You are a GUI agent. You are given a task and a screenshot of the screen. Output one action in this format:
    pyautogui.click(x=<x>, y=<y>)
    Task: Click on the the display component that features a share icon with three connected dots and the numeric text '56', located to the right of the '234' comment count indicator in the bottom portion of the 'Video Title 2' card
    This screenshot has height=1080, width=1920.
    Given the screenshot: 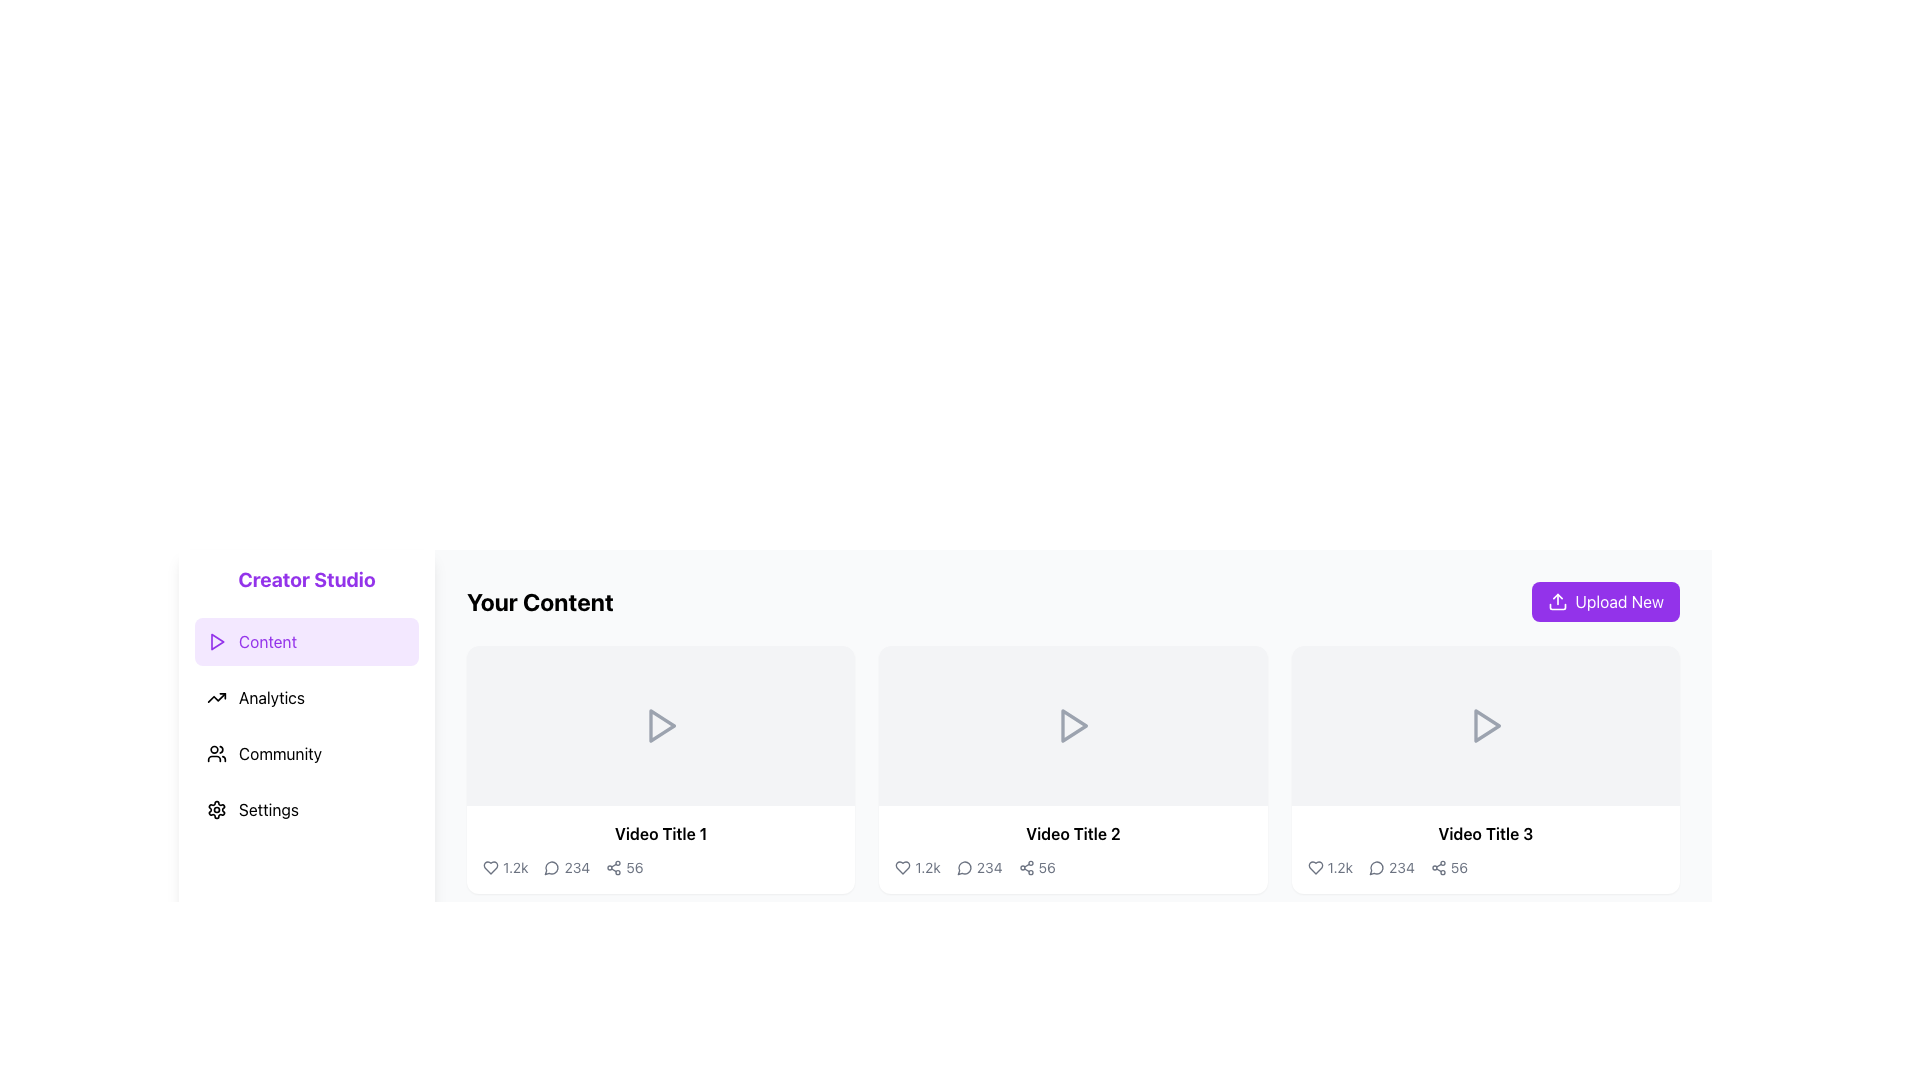 What is the action you would take?
    pyautogui.click(x=1037, y=866)
    